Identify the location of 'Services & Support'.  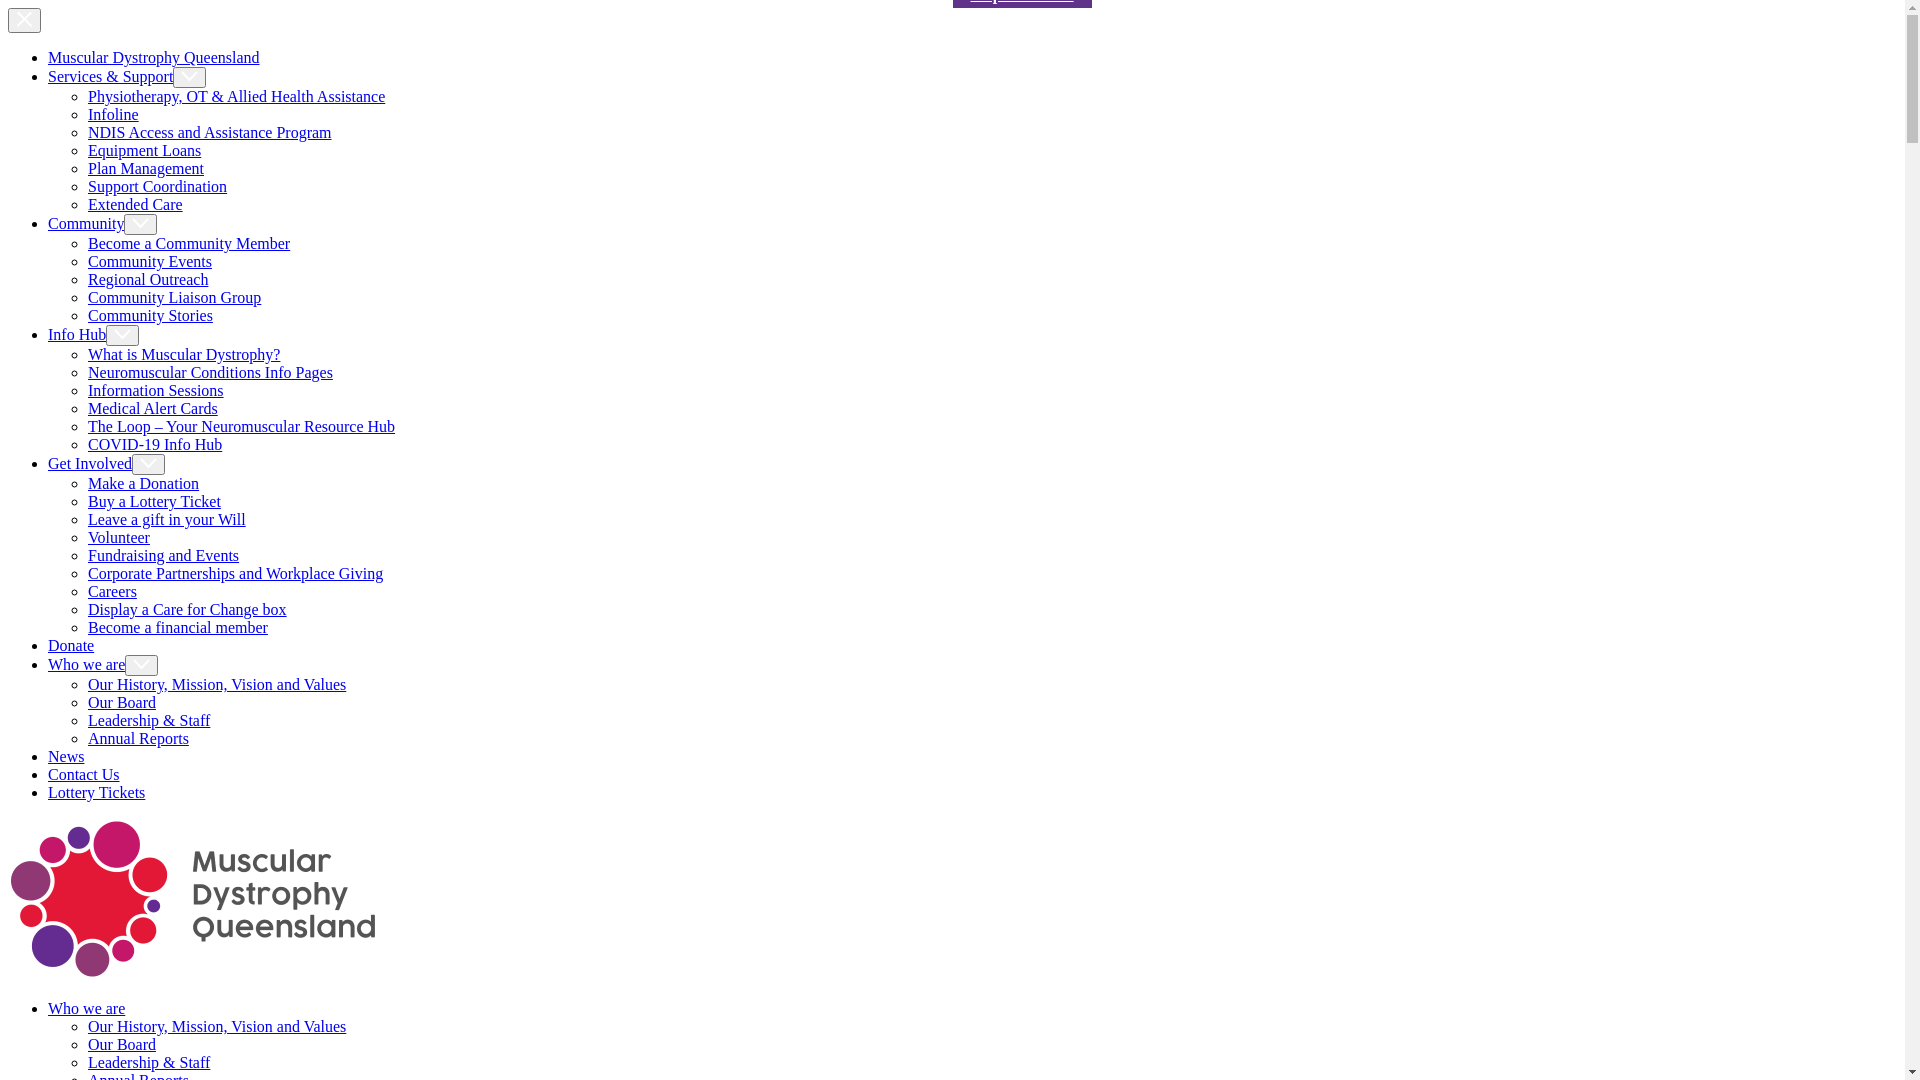
(125, 75).